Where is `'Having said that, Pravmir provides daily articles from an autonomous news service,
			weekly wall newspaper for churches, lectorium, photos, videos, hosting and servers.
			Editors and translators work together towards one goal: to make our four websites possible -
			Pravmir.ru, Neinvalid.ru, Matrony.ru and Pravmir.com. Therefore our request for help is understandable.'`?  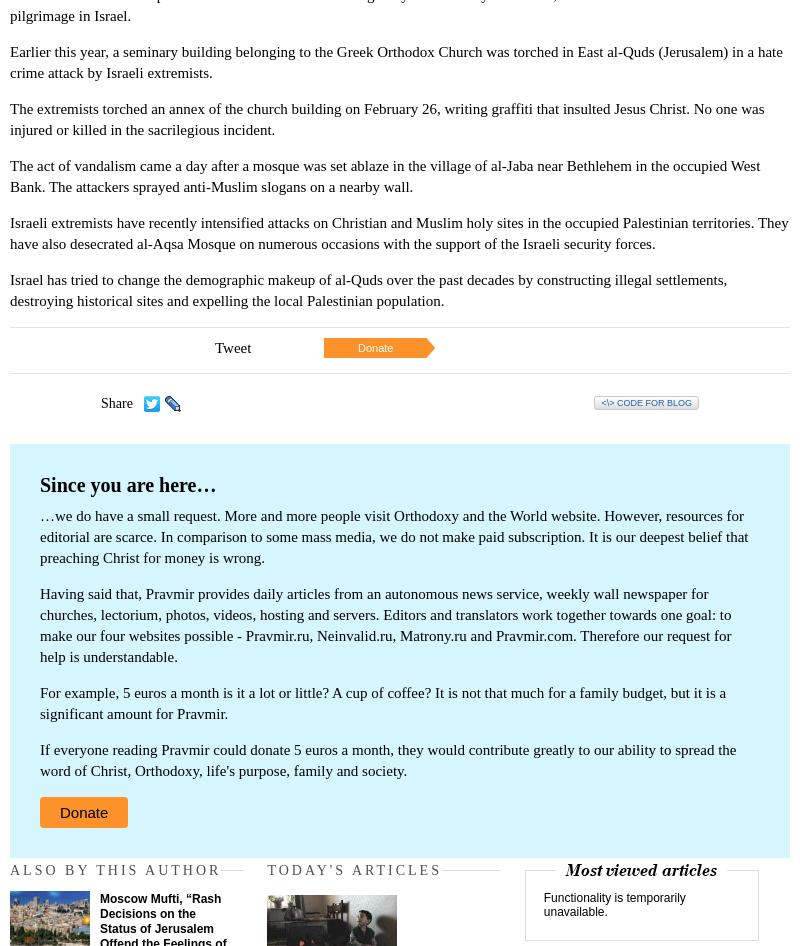
'Having said that, Pravmir provides daily articles from an autonomous news service,
			weekly wall newspaper for churches, lectorium, photos, videos, hosting and servers.
			Editors and translators work together towards one goal: to make our four websites possible -
			Pravmir.ru, Neinvalid.ru, Matrony.ru and Pravmir.com. Therefore our request for help is understandable.' is located at coordinates (39, 624).